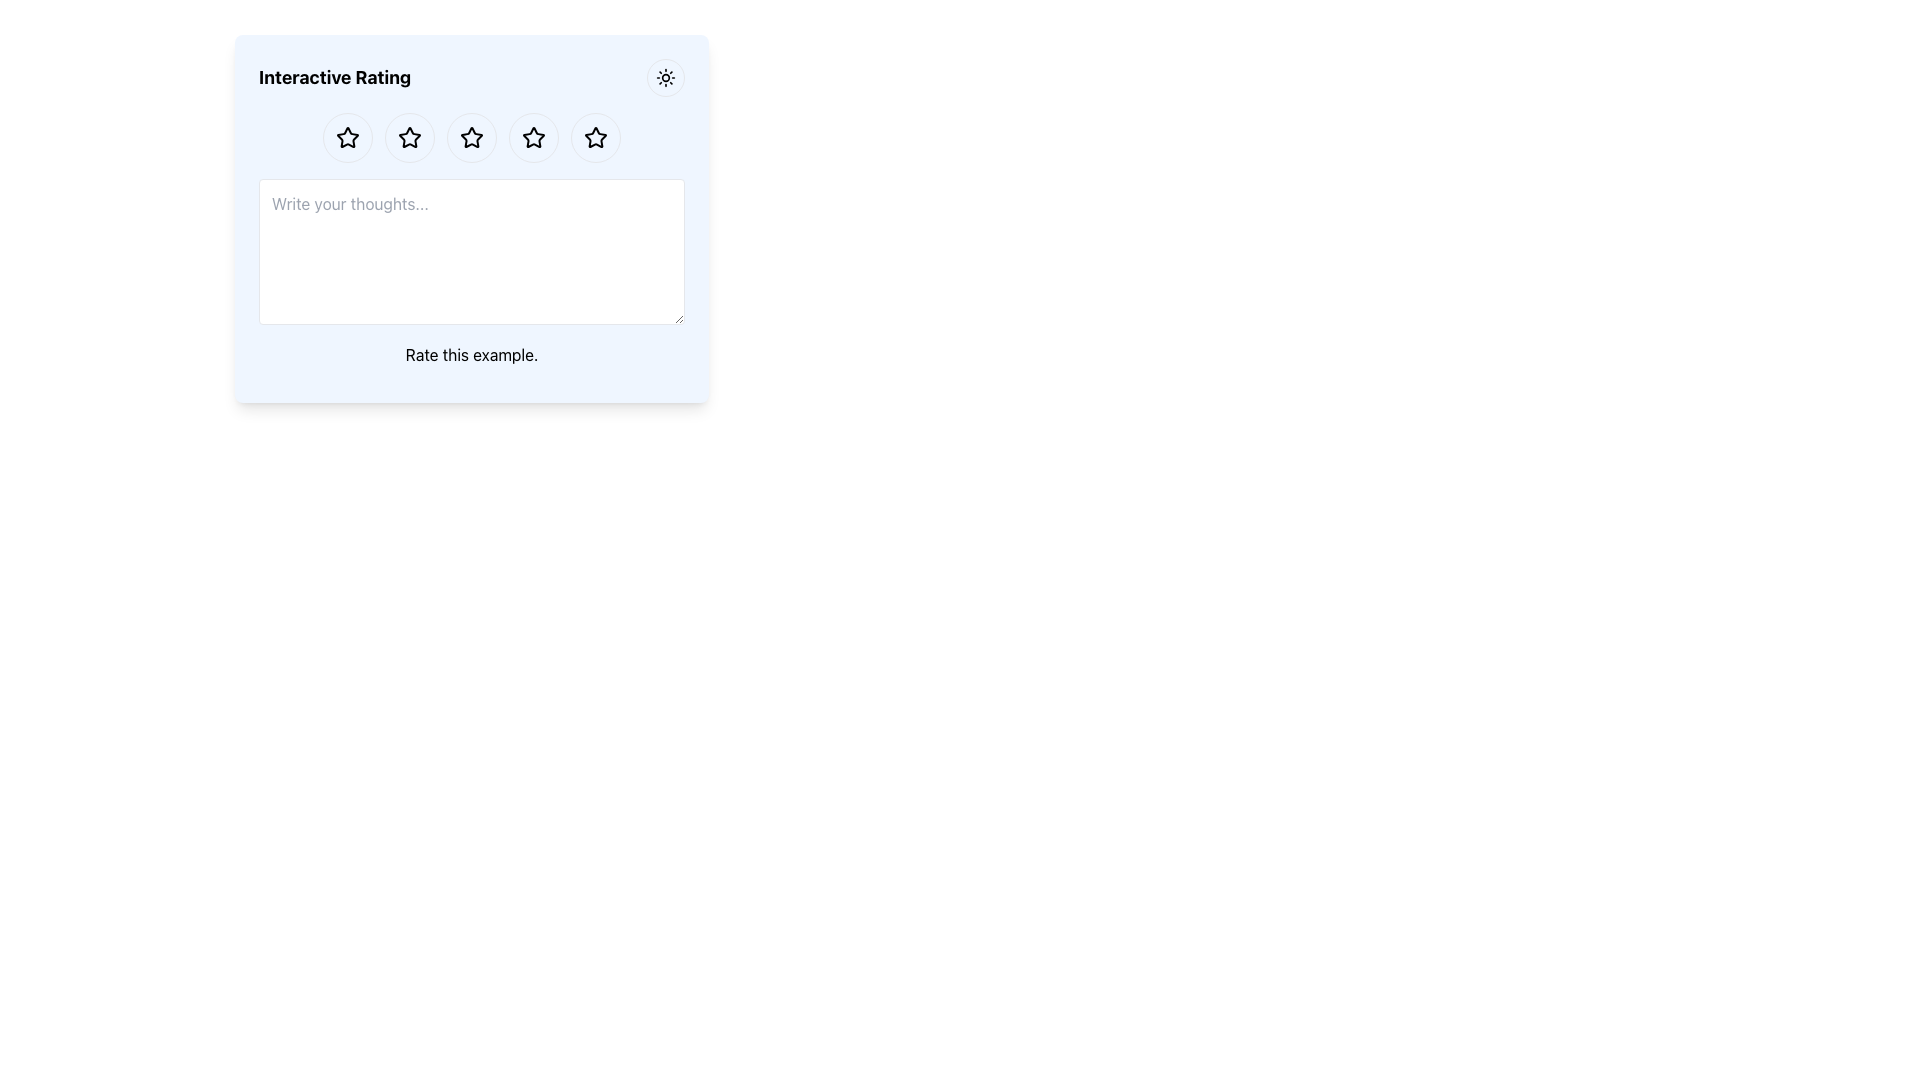 The width and height of the screenshot is (1920, 1080). I want to click on the third star icon in the rating group, so click(470, 137).